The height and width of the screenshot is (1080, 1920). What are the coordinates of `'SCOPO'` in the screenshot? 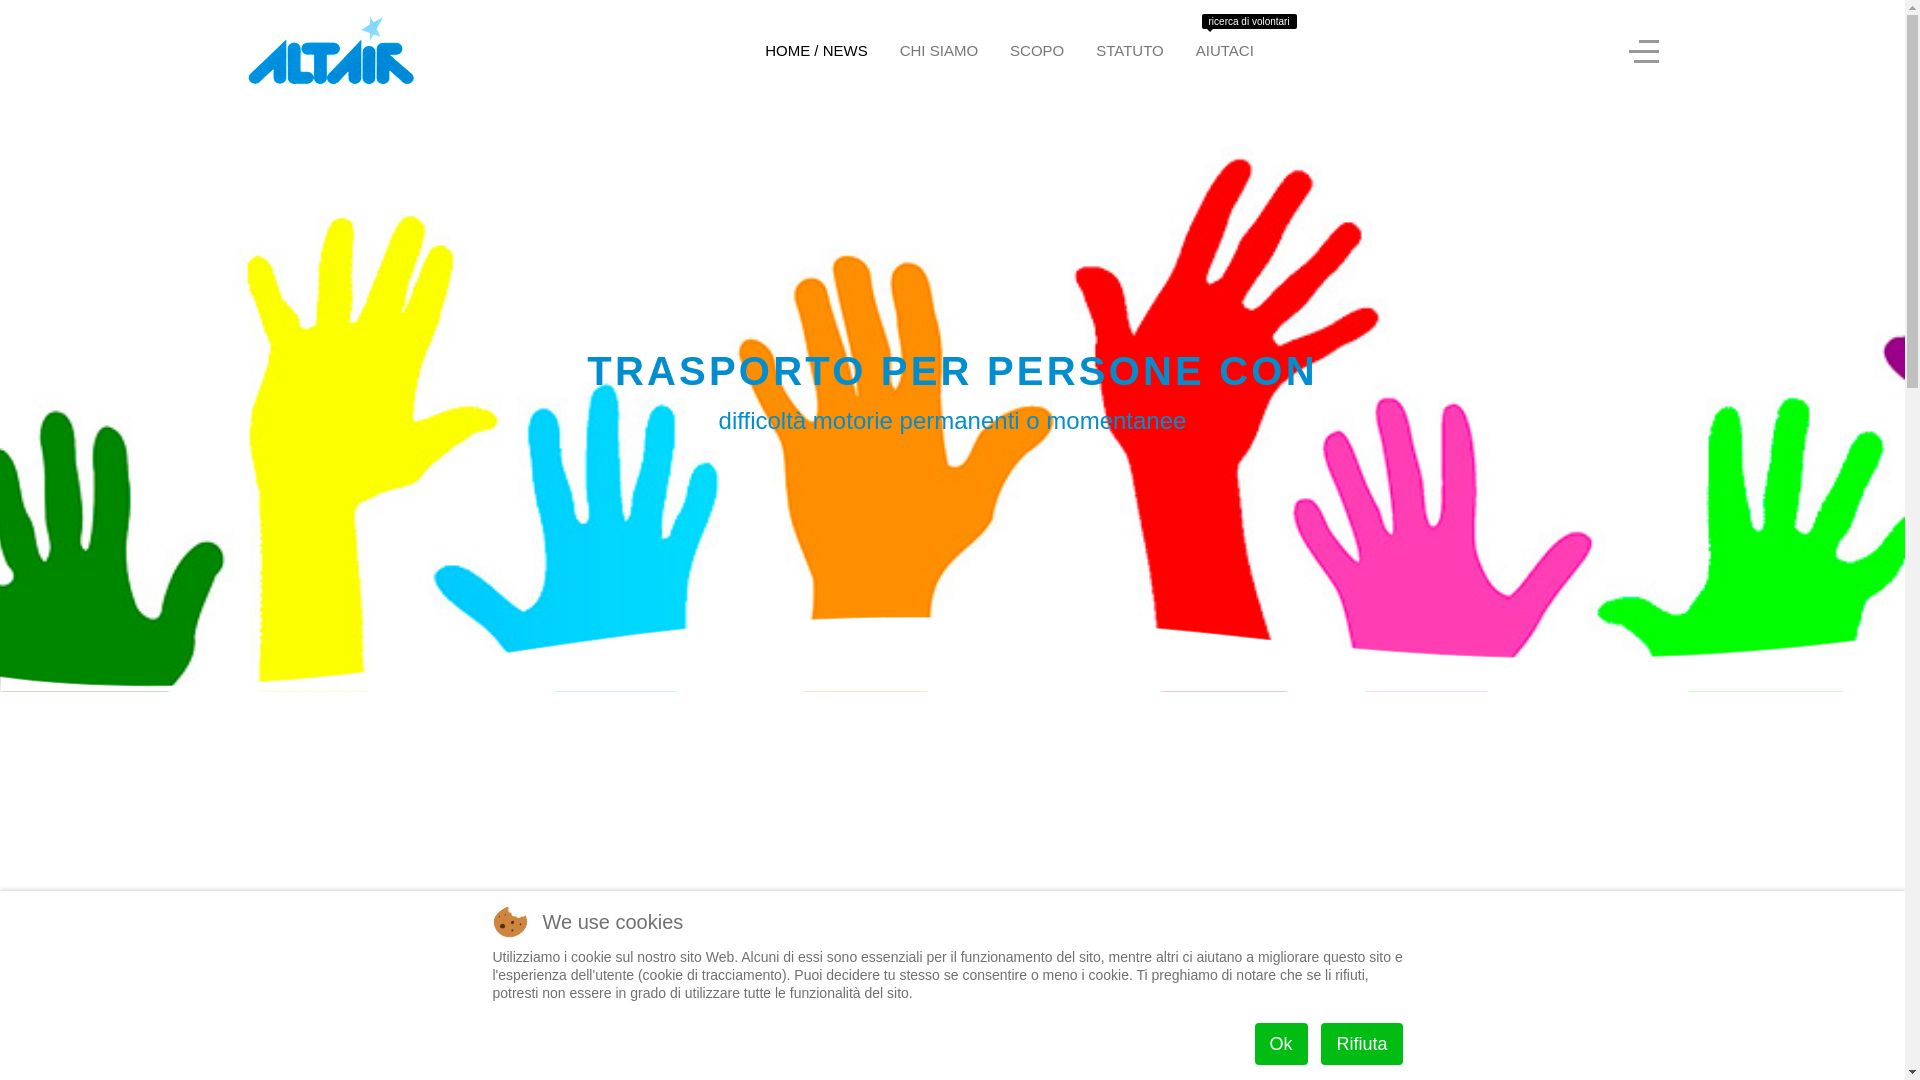 It's located at (1036, 49).